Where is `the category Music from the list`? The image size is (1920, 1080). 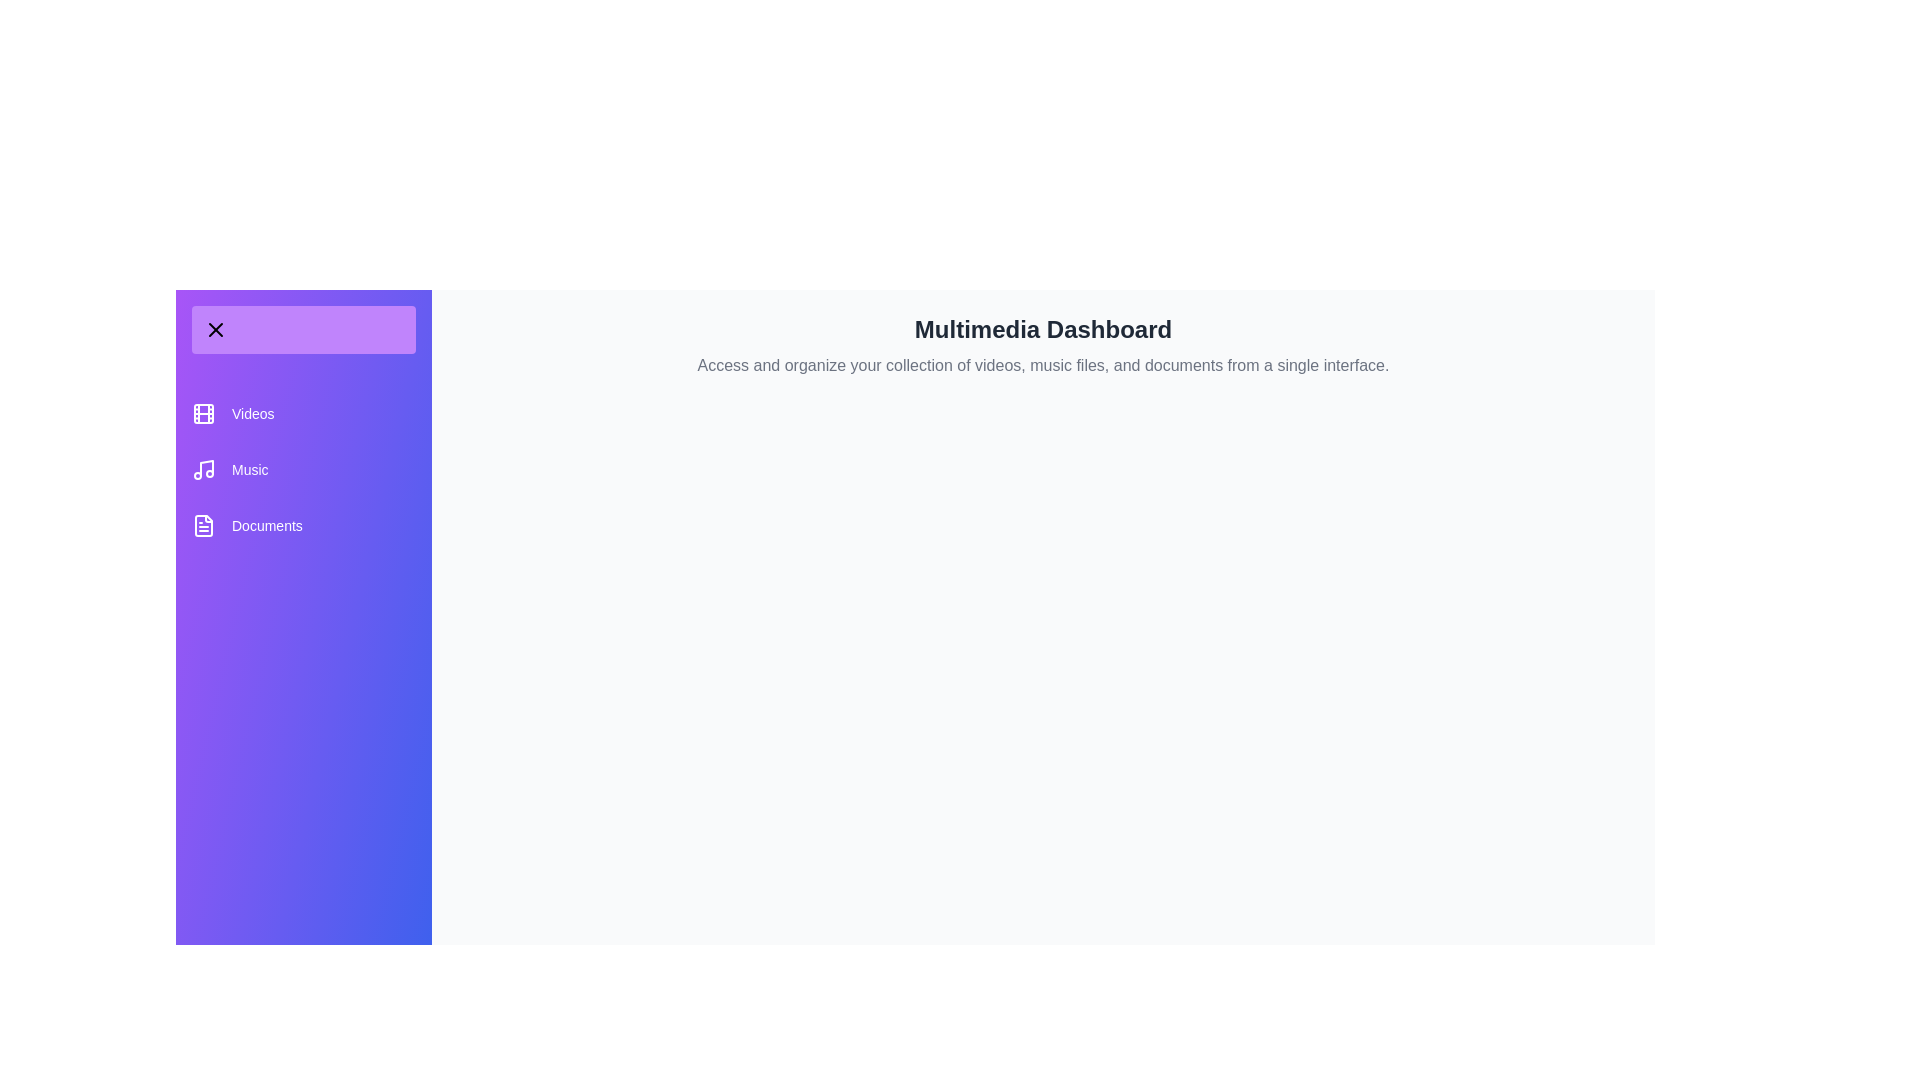
the category Music from the list is located at coordinates (302, 470).